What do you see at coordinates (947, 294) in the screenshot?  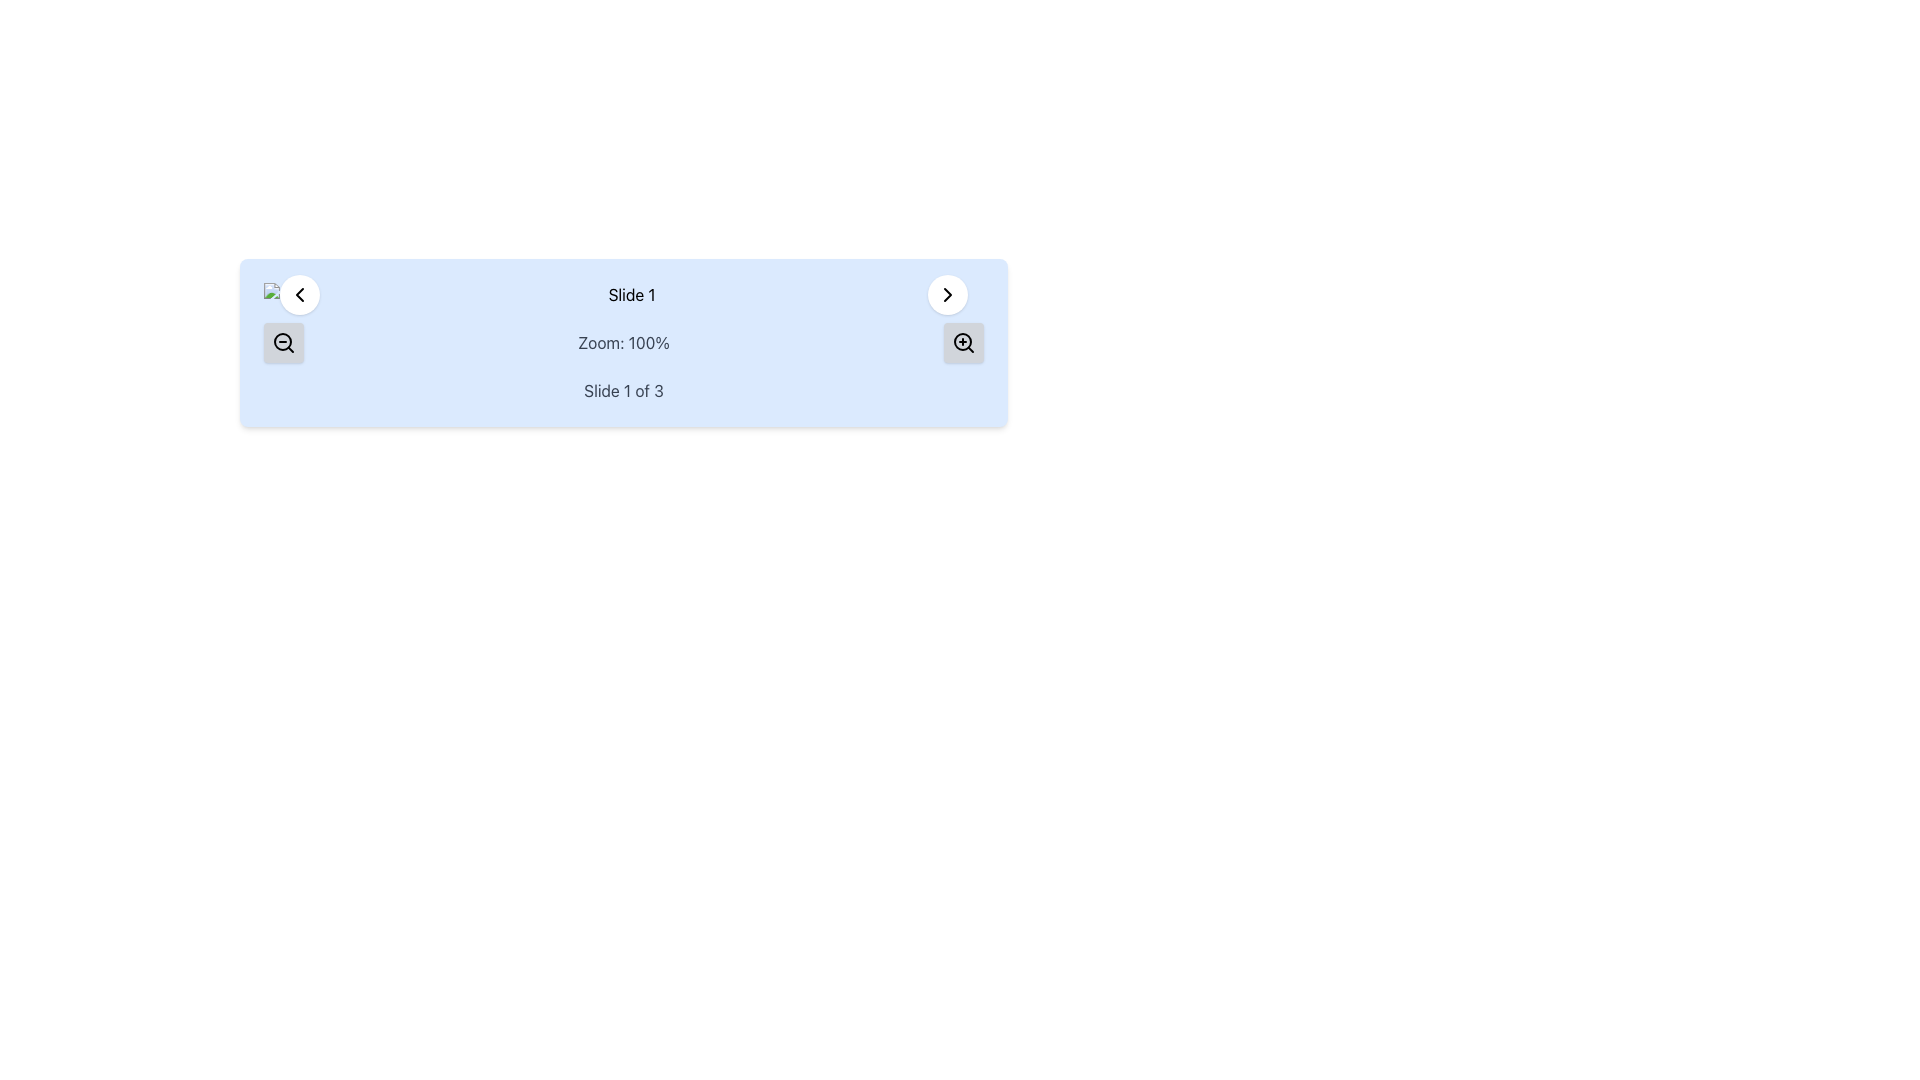 I see `the 'Next' button located at the top-right corner of the carousel interface` at bounding box center [947, 294].